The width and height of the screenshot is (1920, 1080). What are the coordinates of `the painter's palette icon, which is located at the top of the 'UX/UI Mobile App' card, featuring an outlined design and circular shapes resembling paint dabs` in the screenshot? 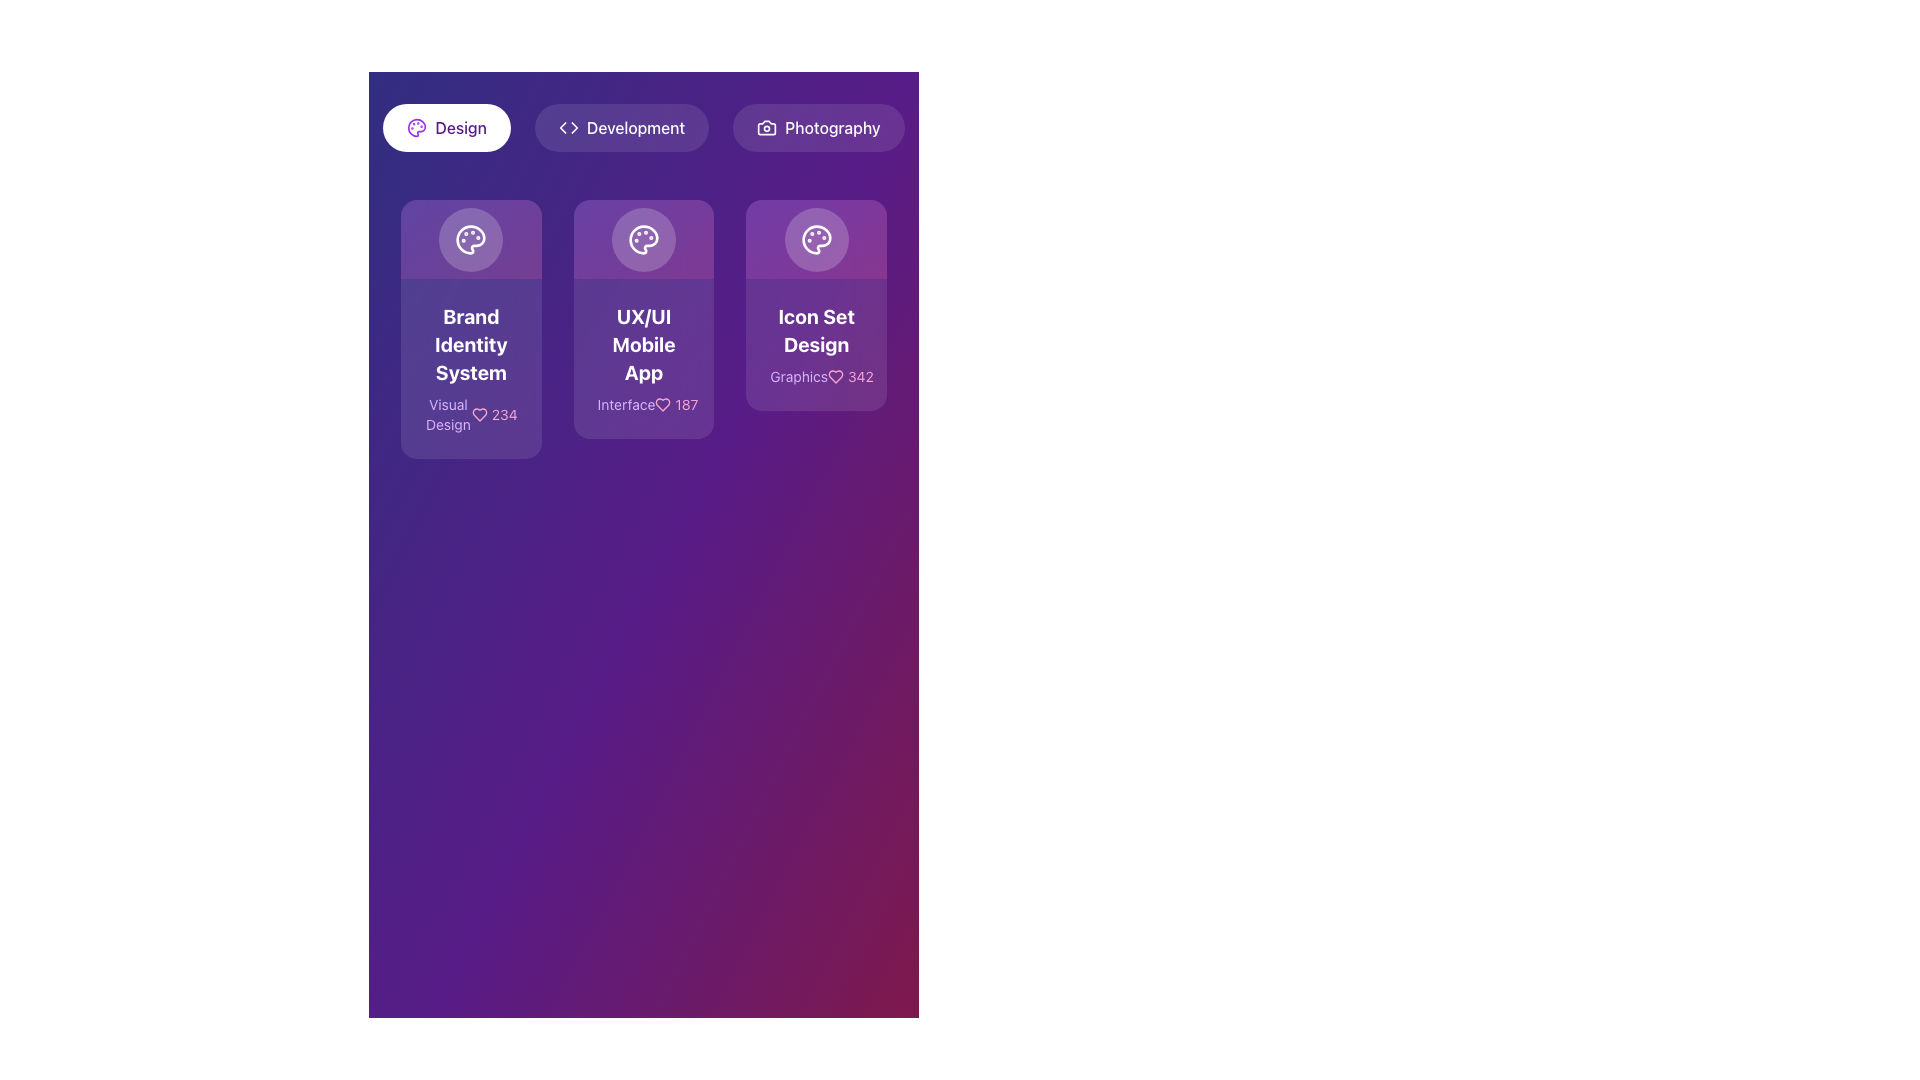 It's located at (643, 238).